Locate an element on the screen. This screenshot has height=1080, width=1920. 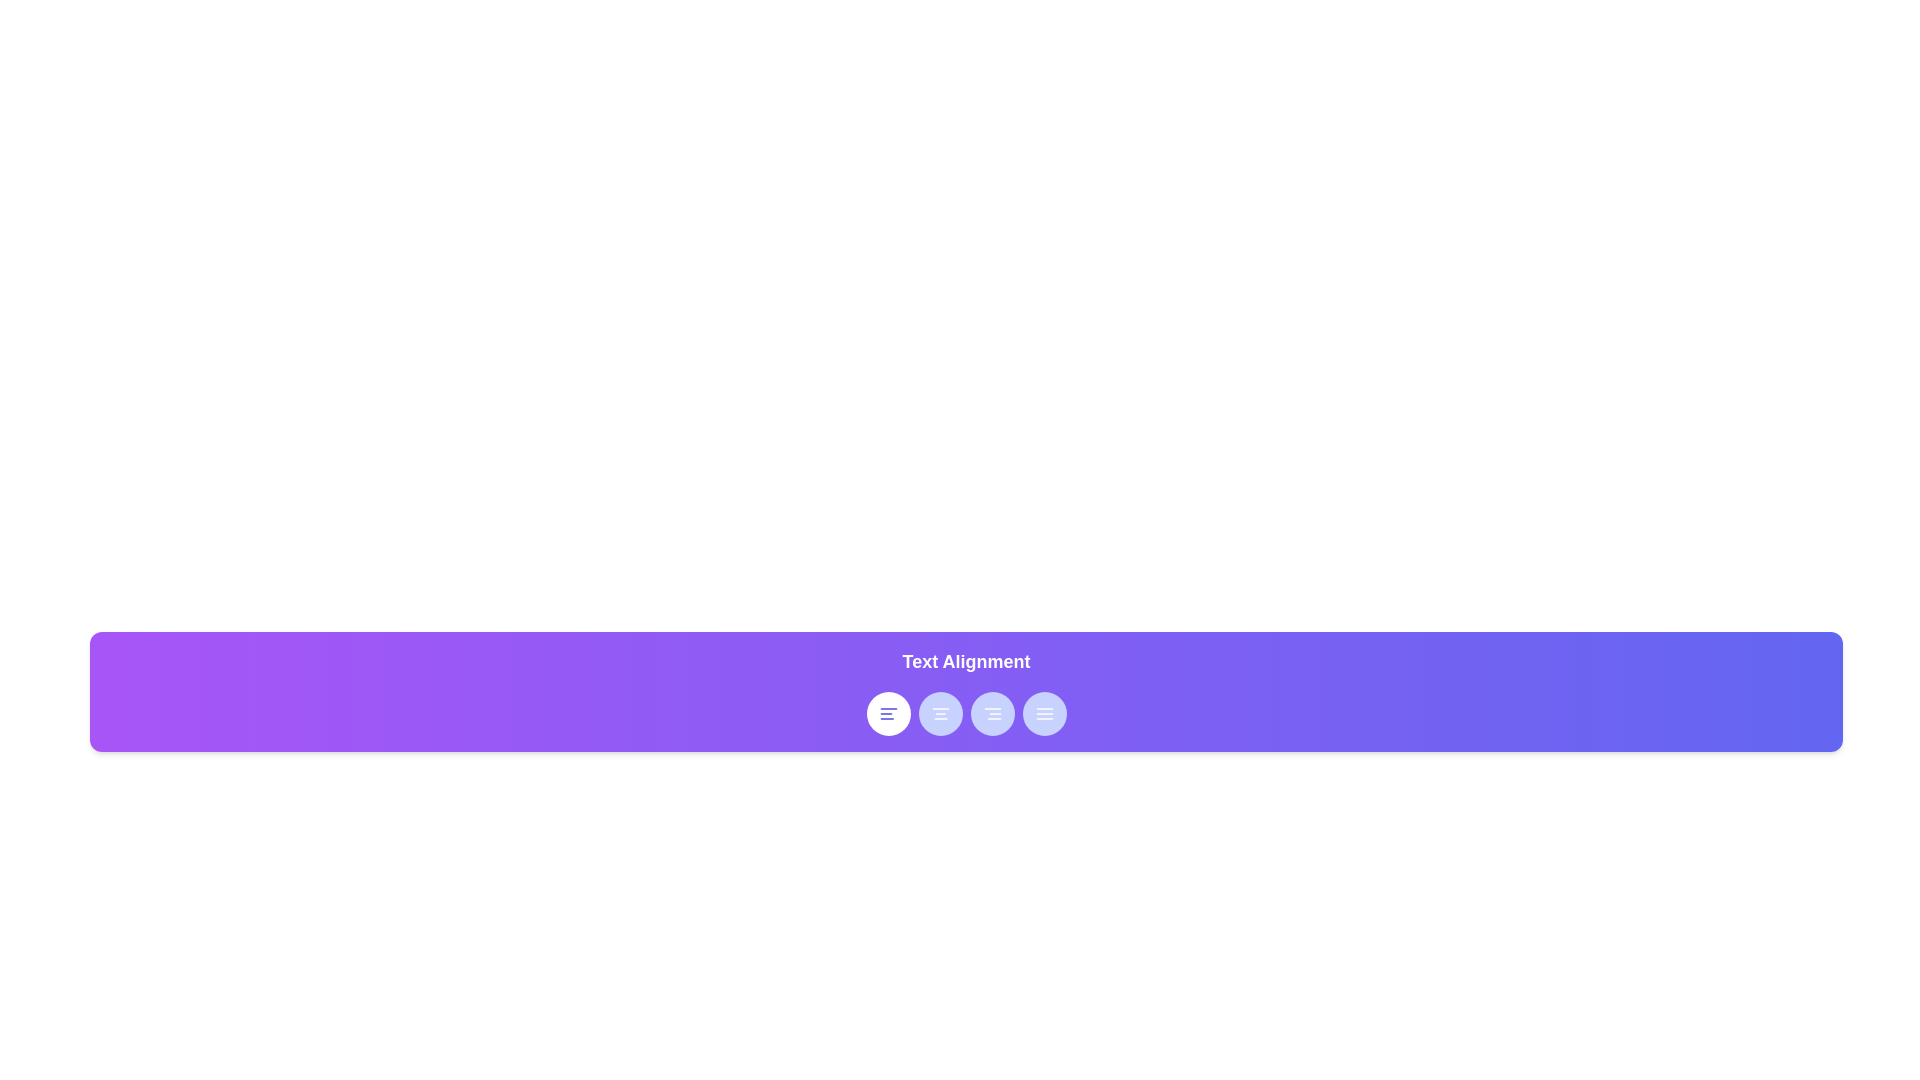
the left-align text icon button located beneath the 'Text Alignment' label is located at coordinates (887, 712).